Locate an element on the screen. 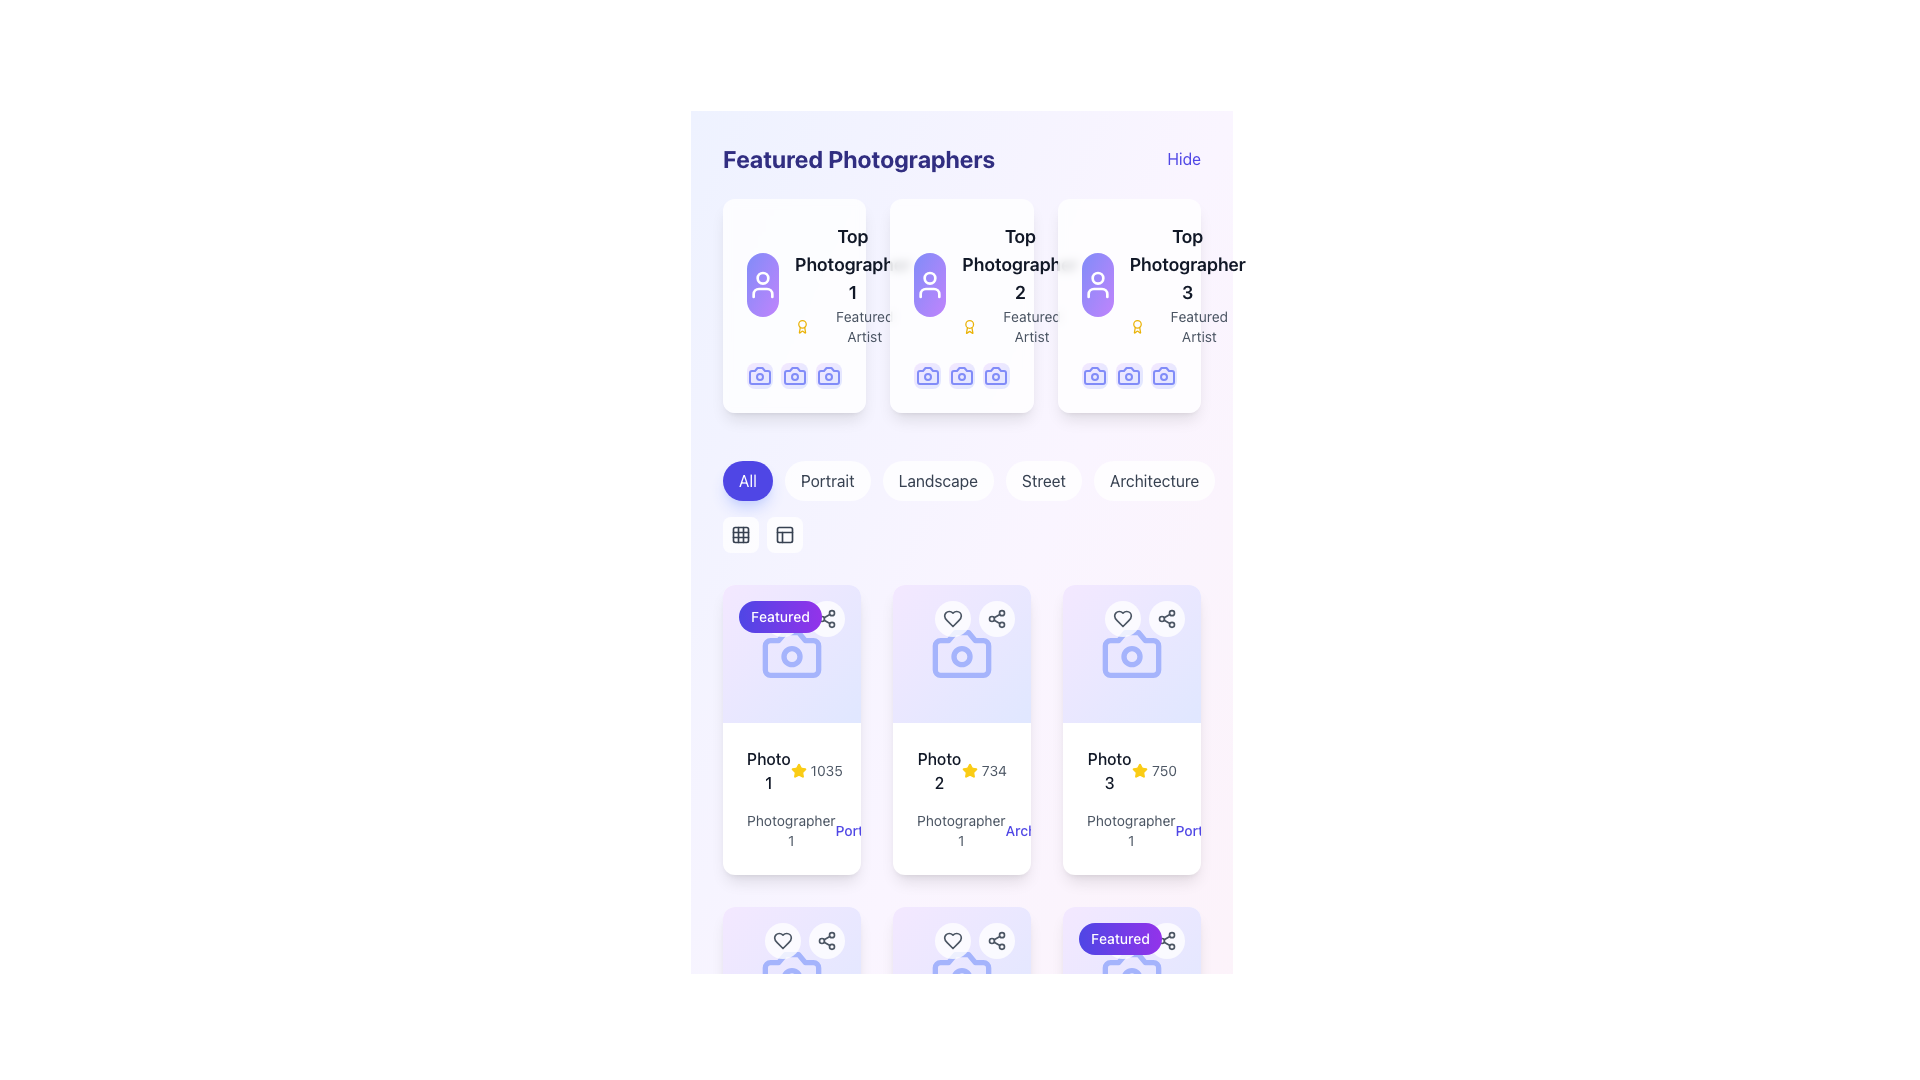 This screenshot has height=1080, width=1920. the Rating display element located under the 'Photo 2' card in the second column of the grid layout, which provides visual feedback about the photo's score or popularity is located at coordinates (984, 770).